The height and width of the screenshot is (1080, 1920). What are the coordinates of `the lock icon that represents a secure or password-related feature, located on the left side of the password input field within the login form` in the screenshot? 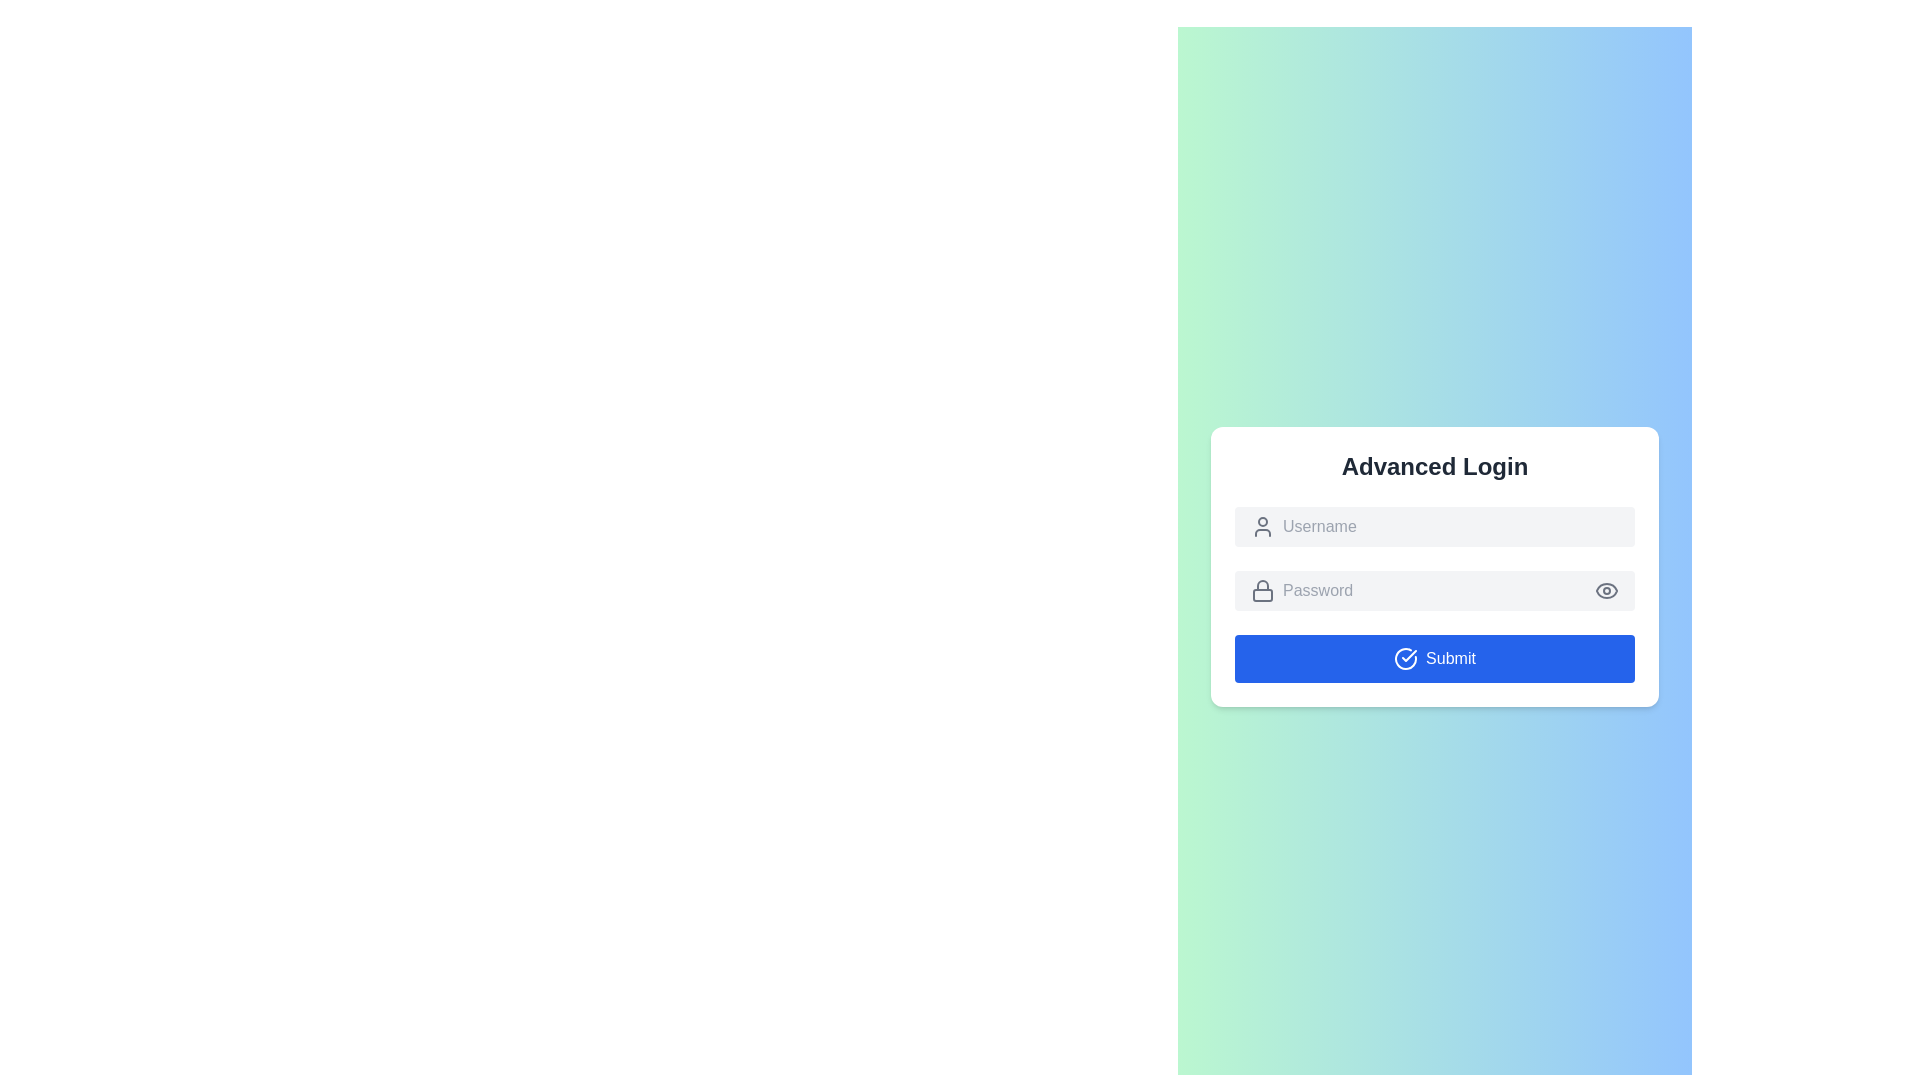 It's located at (1261, 589).